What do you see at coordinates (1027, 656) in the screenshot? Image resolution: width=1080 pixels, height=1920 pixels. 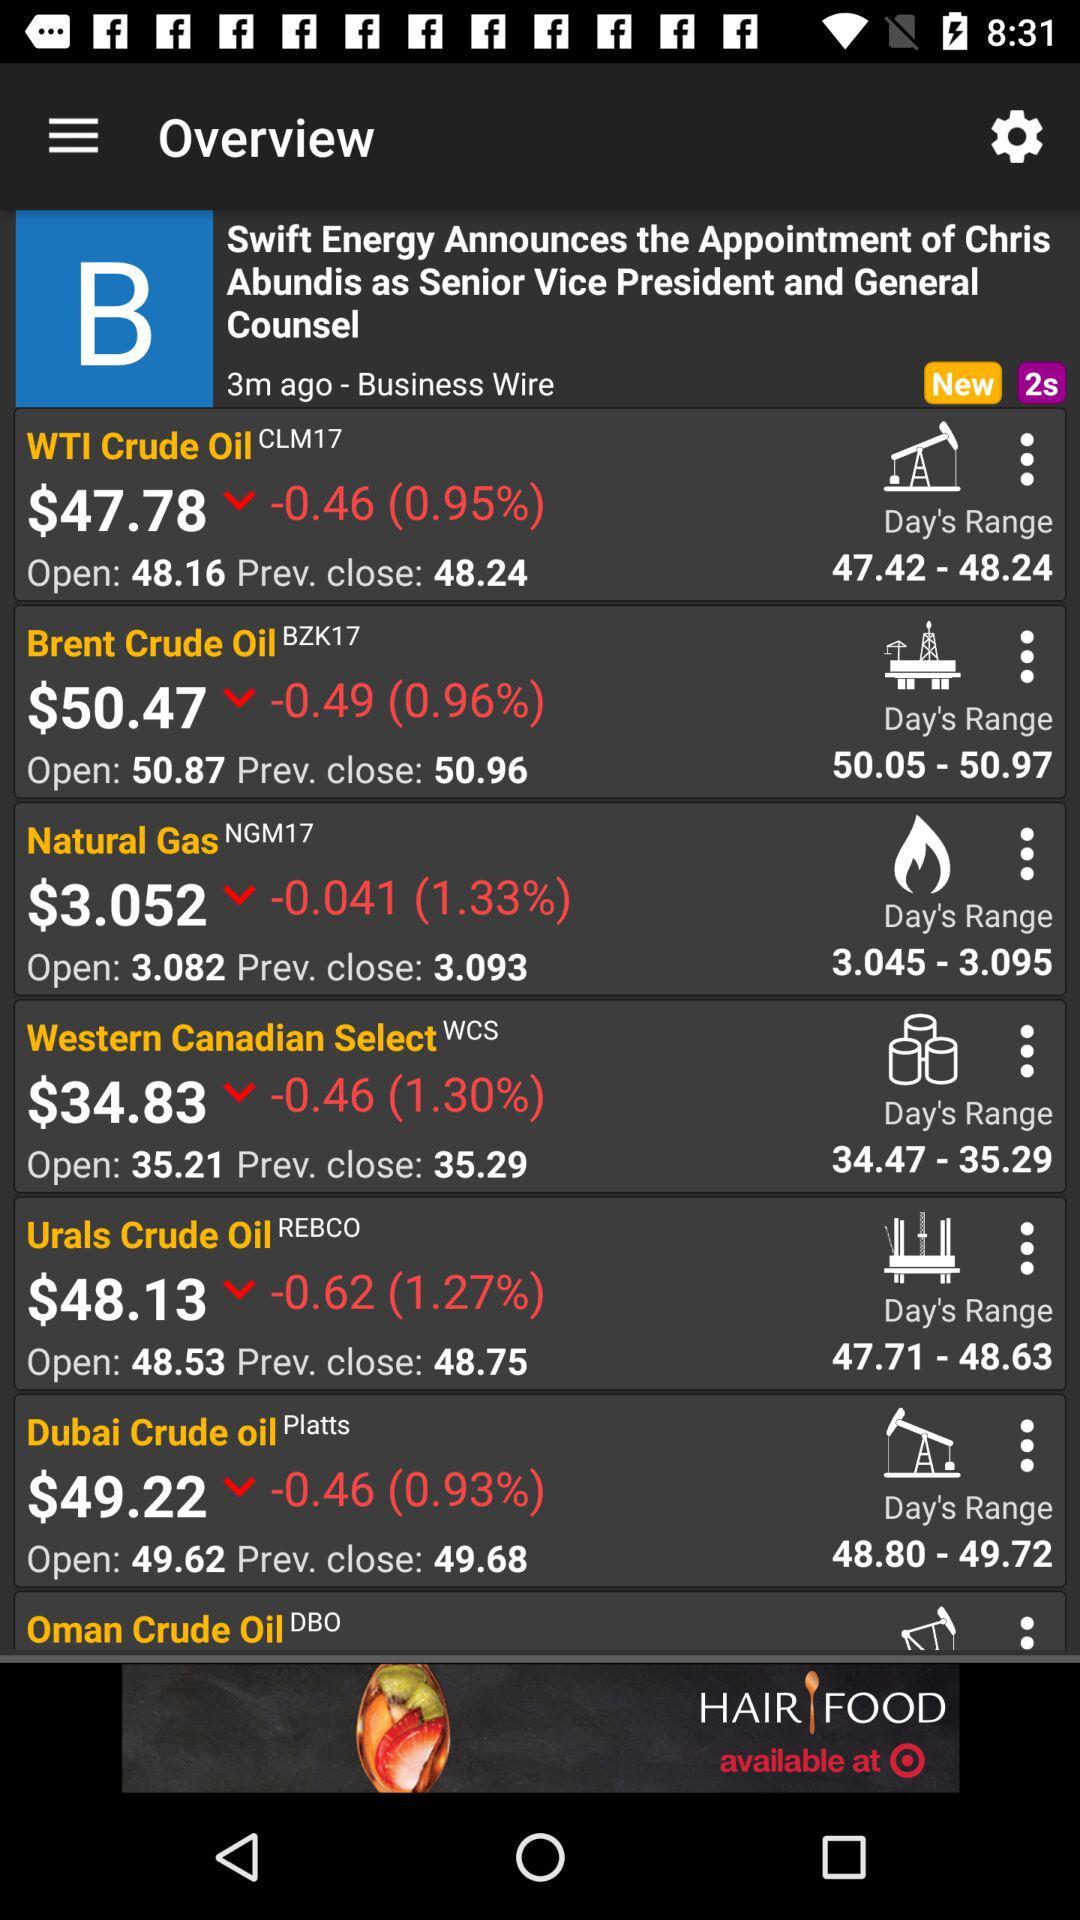 I see `opens a list of options for the stock` at bounding box center [1027, 656].